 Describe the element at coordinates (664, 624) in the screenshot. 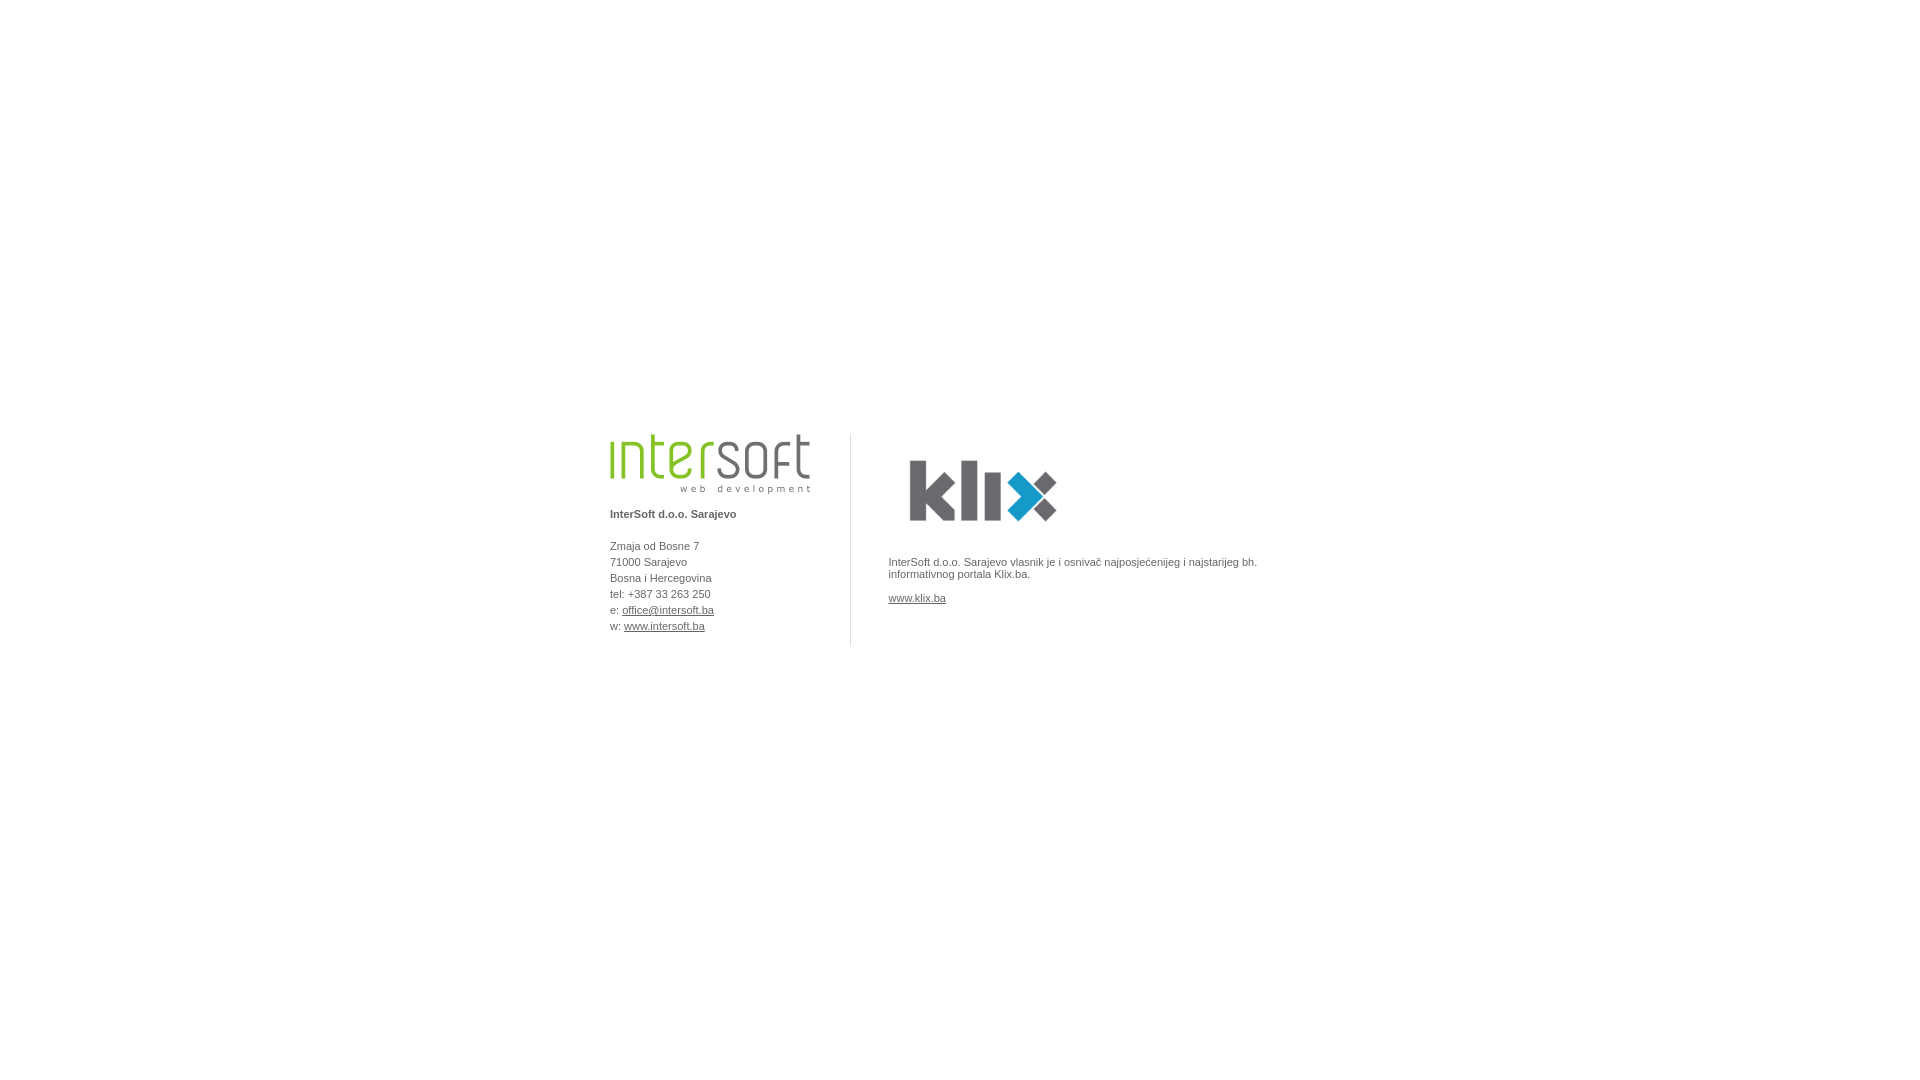

I see `'www.intersoft.ba'` at that location.